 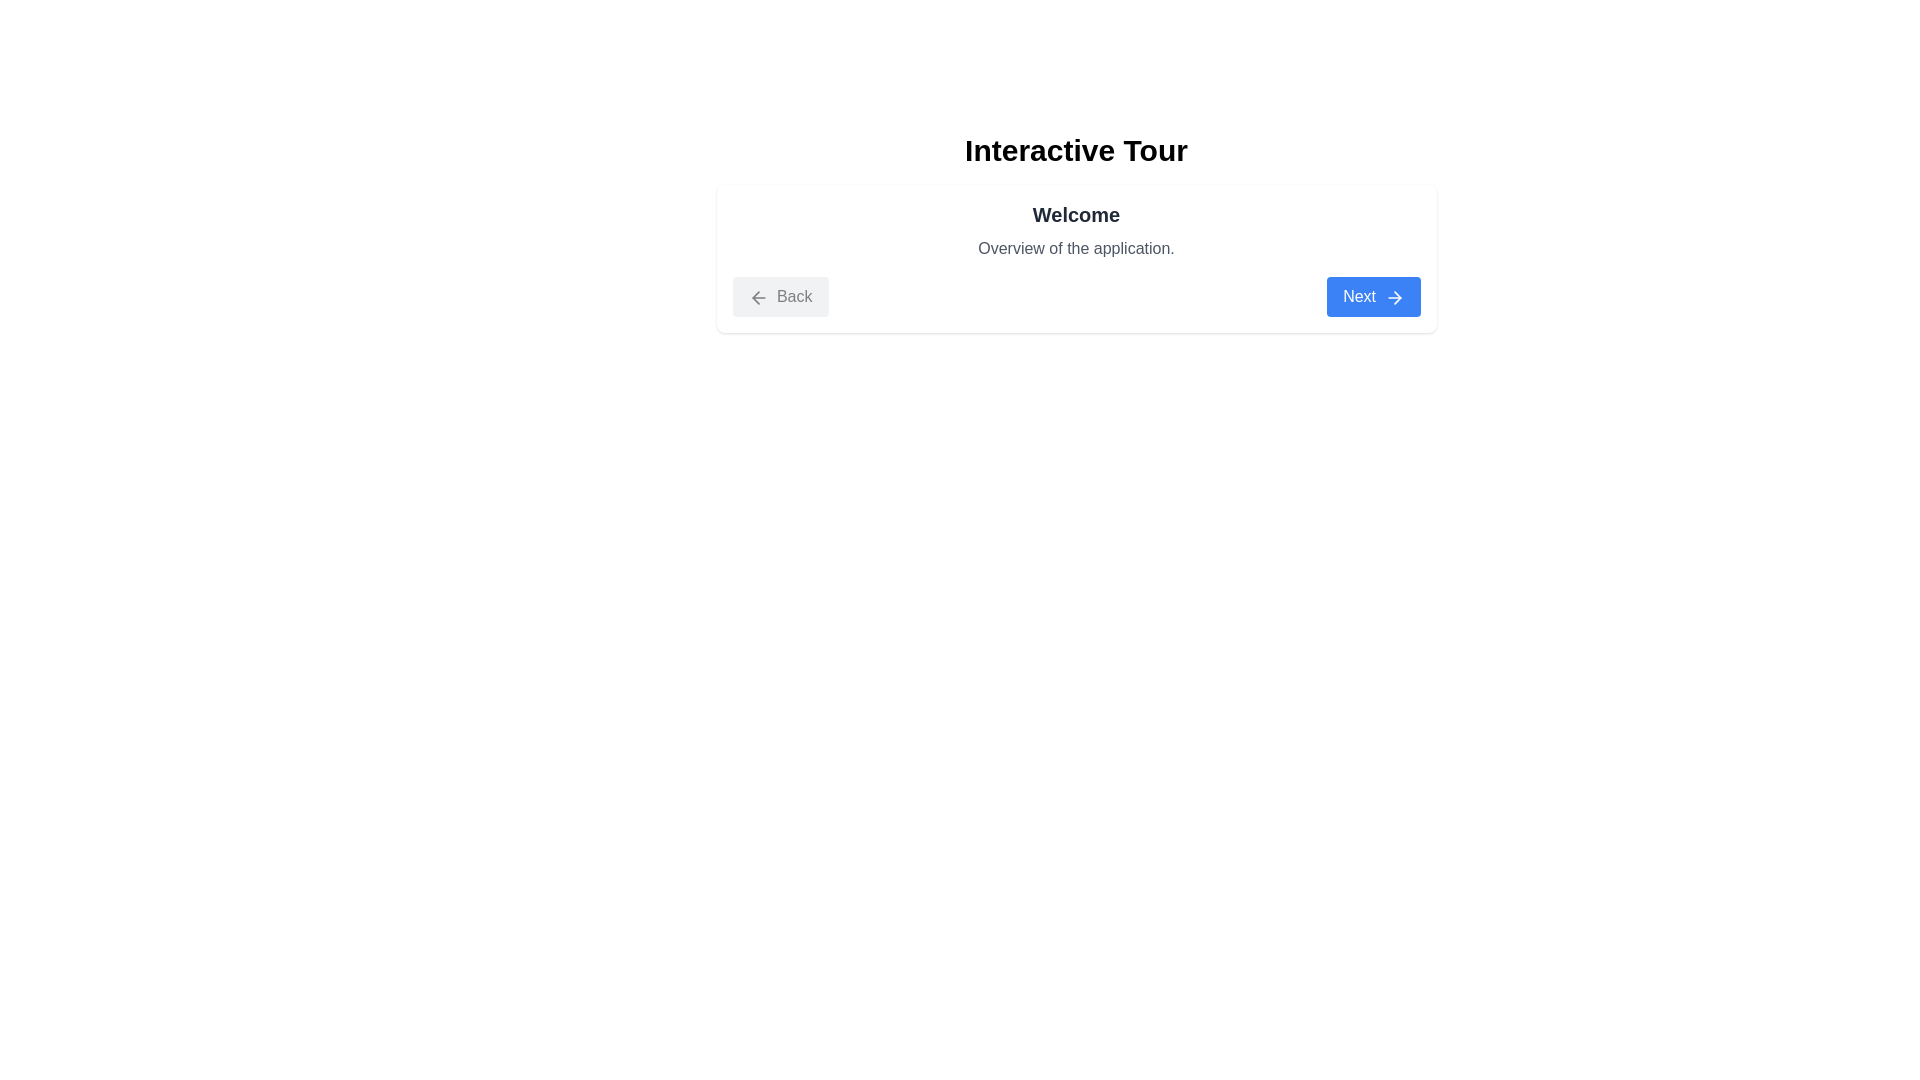 What do you see at coordinates (754, 297) in the screenshot?
I see `the back navigation arrow icon located inside the 'Back' button on the left side of the interface` at bounding box center [754, 297].